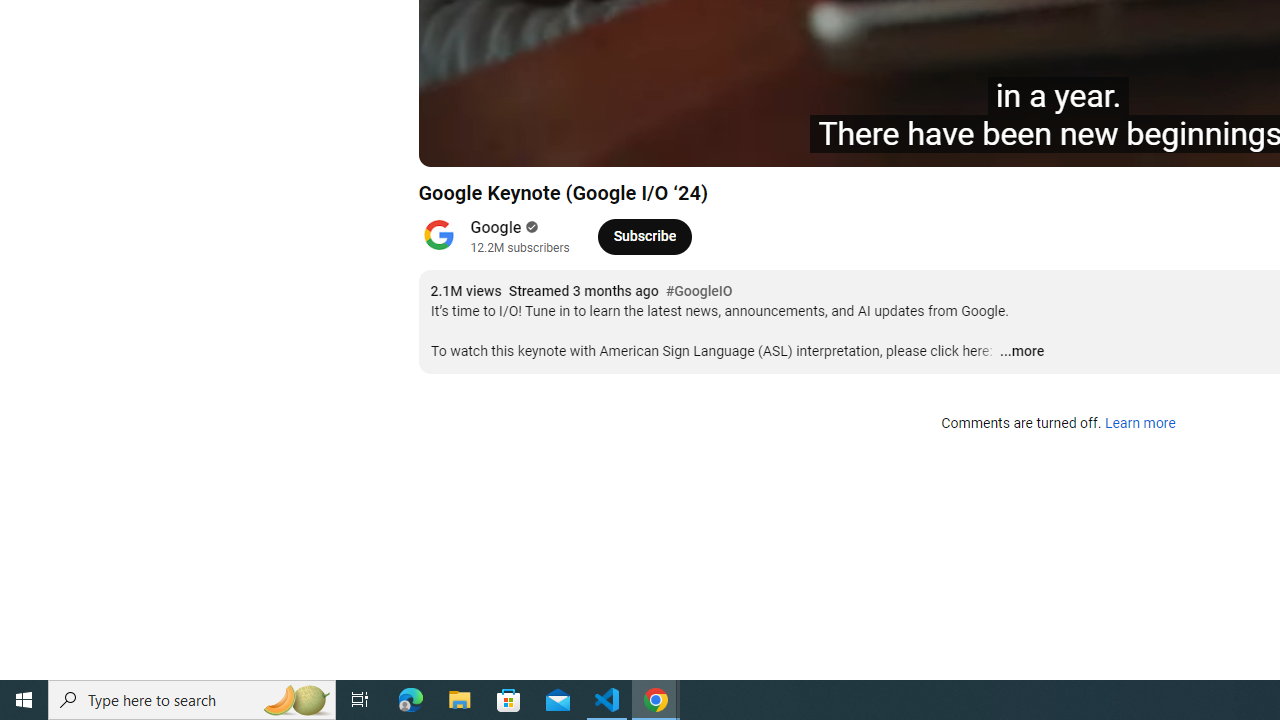 The width and height of the screenshot is (1280, 720). I want to click on '...more', so click(1021, 351).